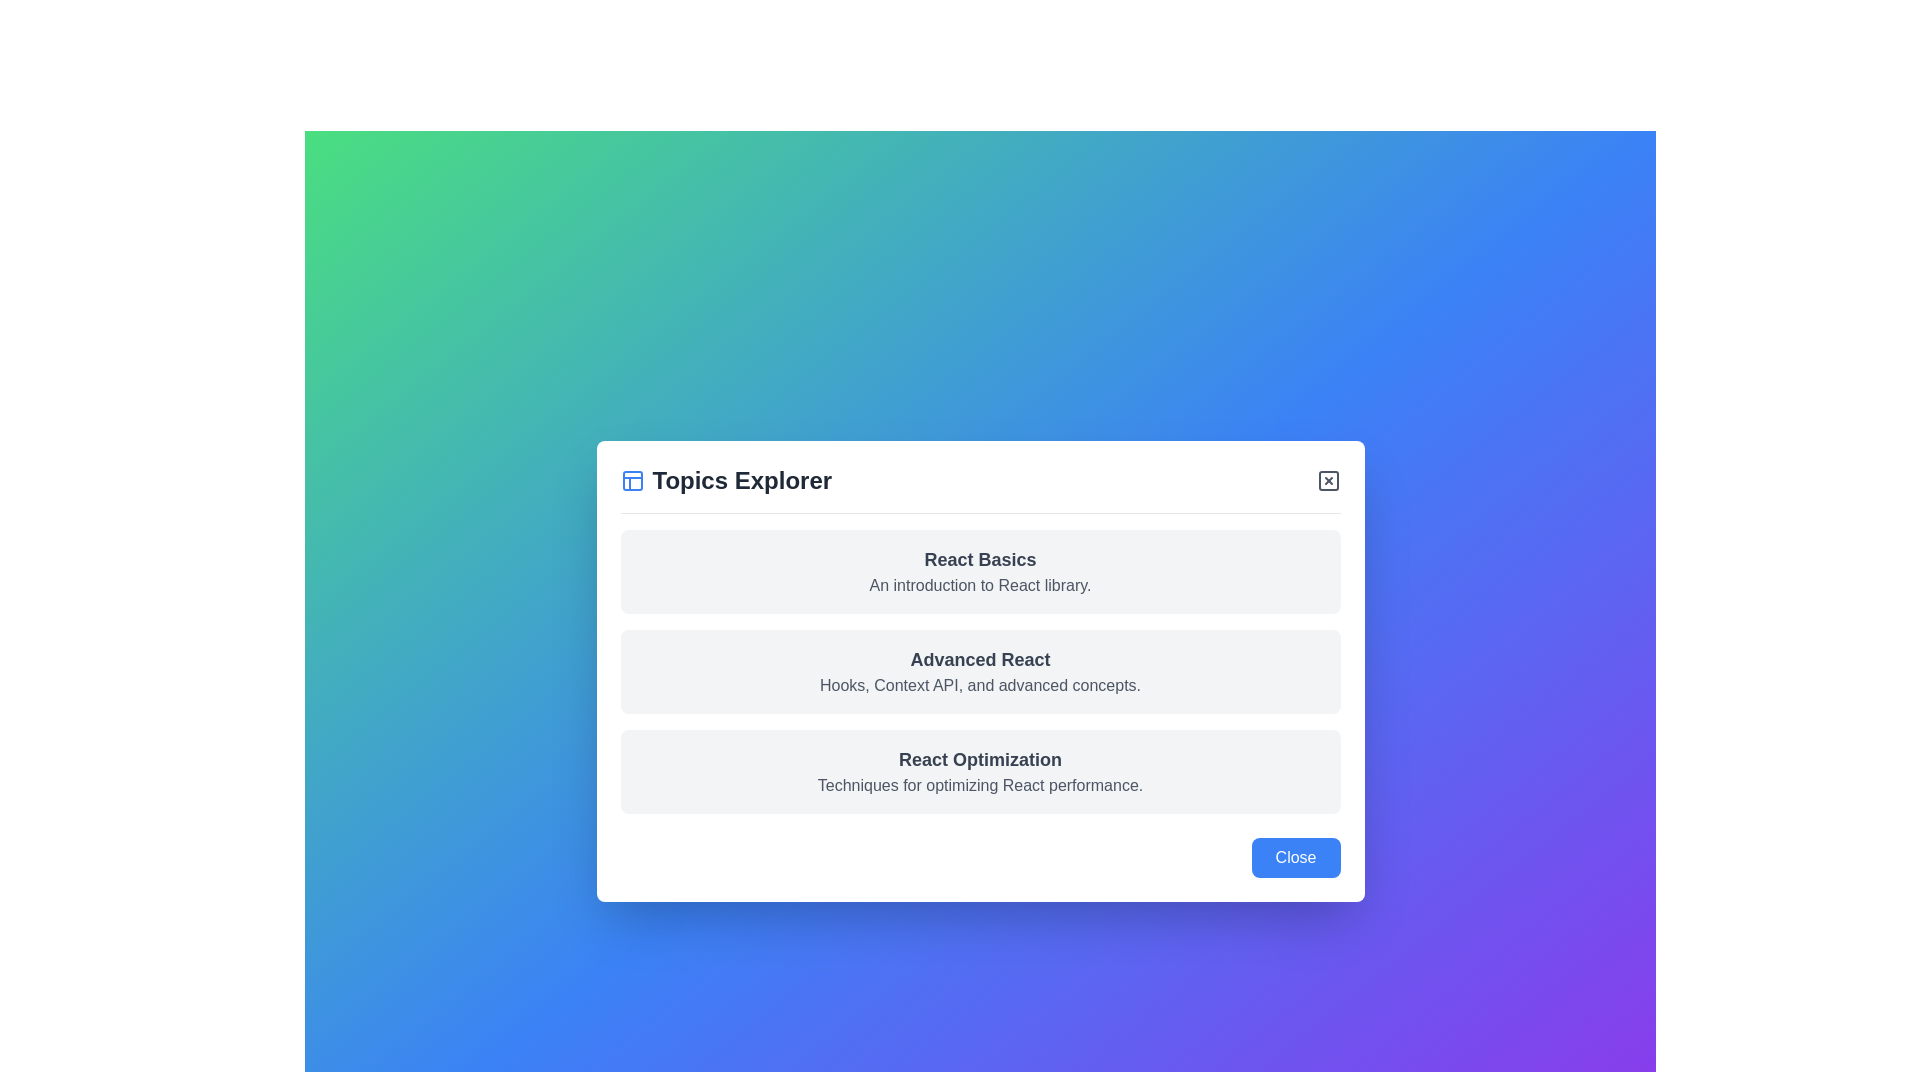 The height and width of the screenshot is (1080, 1920). I want to click on the second informational card in the Topics Explorer section, which provides content about advanced React concepts such as Hooks and Context API, so click(980, 671).